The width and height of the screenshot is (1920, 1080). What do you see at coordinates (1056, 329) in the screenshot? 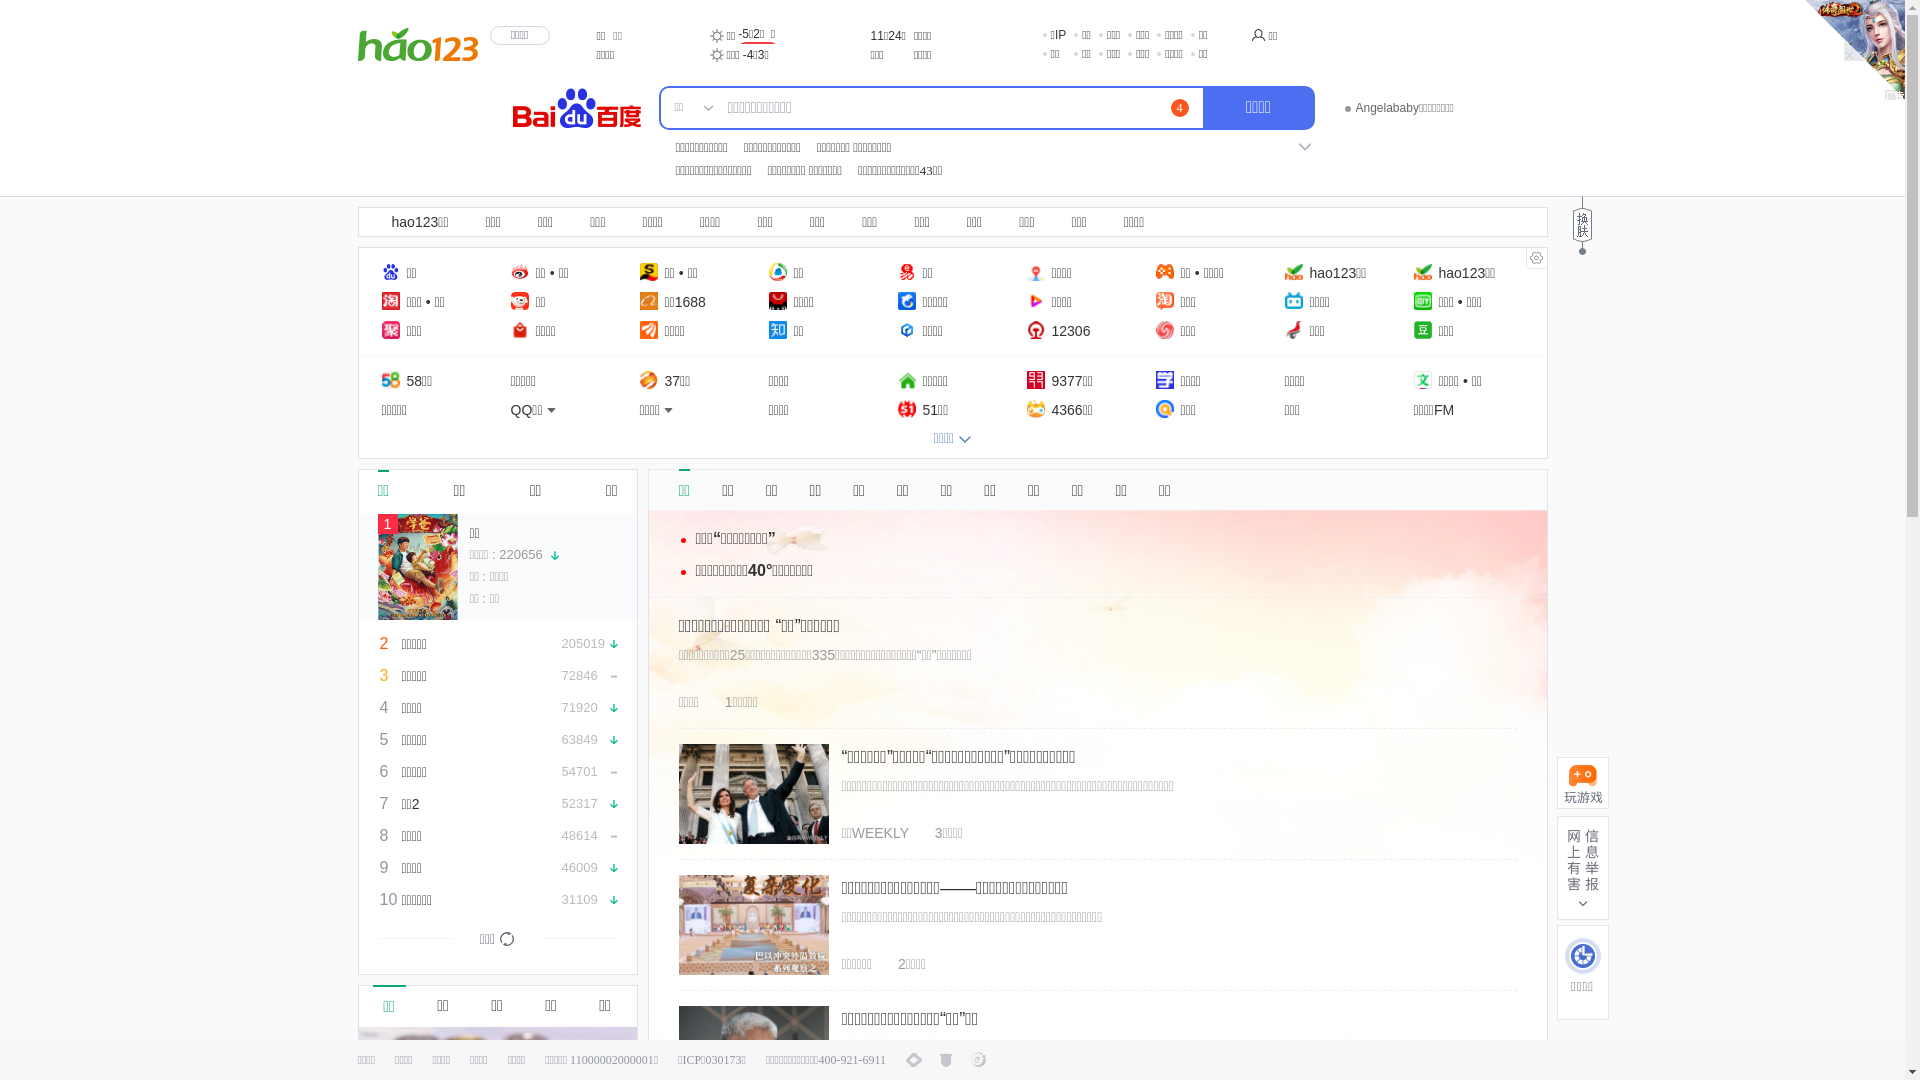
I see `'12306'` at bounding box center [1056, 329].